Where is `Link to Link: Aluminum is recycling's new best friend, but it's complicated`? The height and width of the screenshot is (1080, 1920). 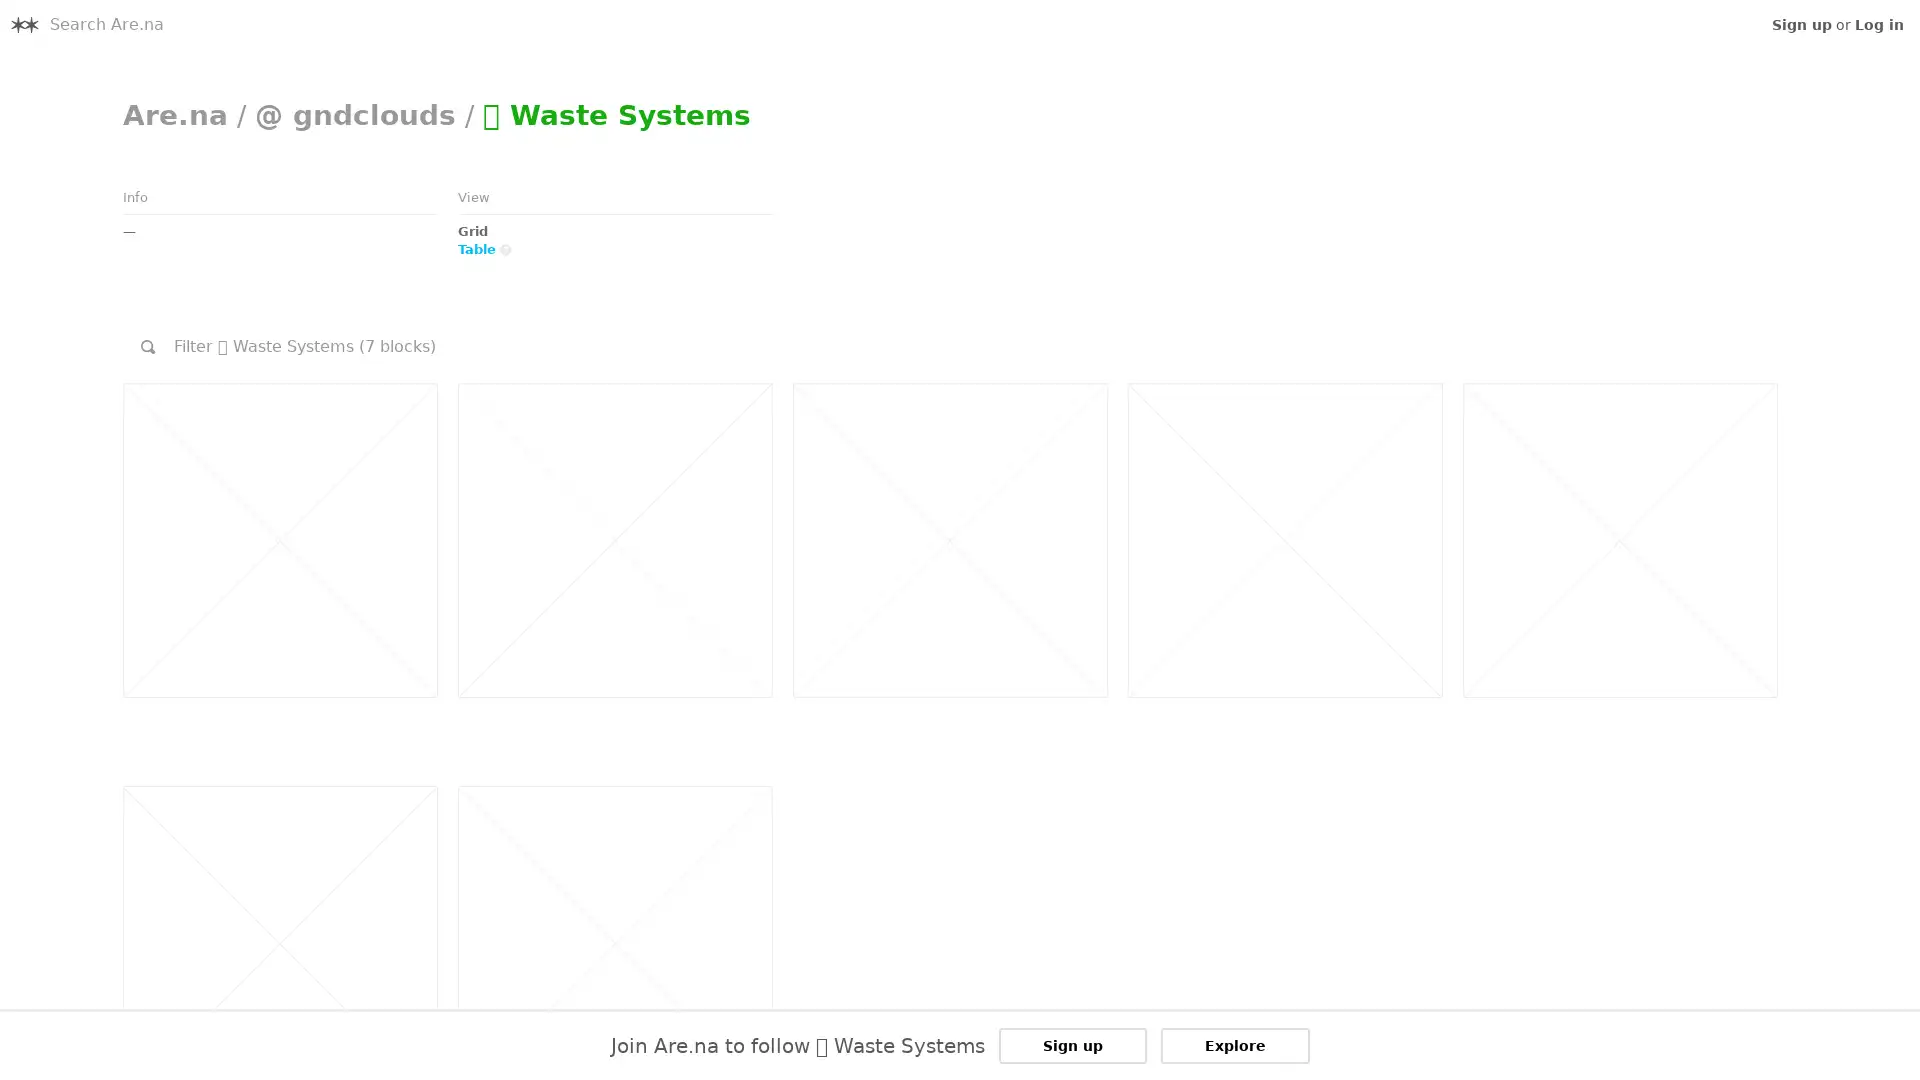
Link to Link: Aluminum is recycling's new best friend, but it's complicated is located at coordinates (948, 540).